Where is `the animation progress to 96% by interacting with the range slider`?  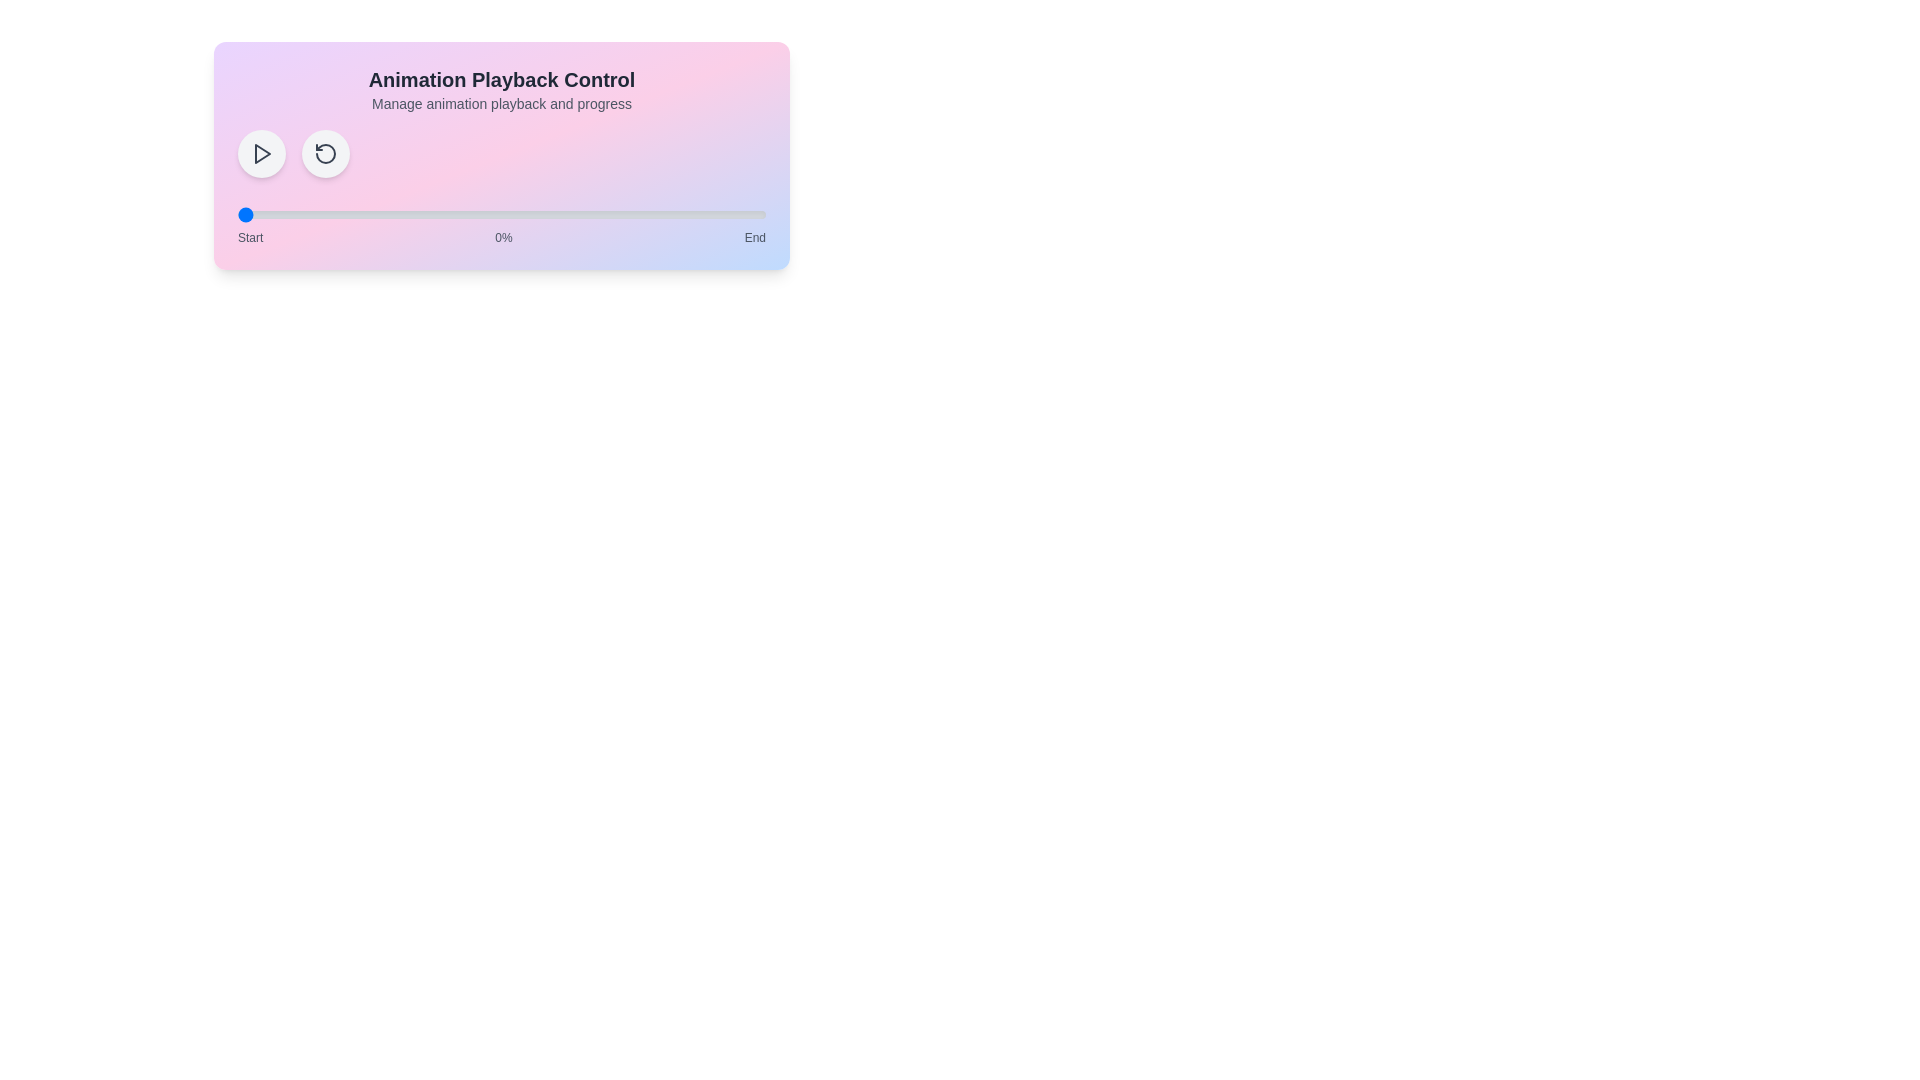
the animation progress to 96% by interacting with the range slider is located at coordinates (743, 215).